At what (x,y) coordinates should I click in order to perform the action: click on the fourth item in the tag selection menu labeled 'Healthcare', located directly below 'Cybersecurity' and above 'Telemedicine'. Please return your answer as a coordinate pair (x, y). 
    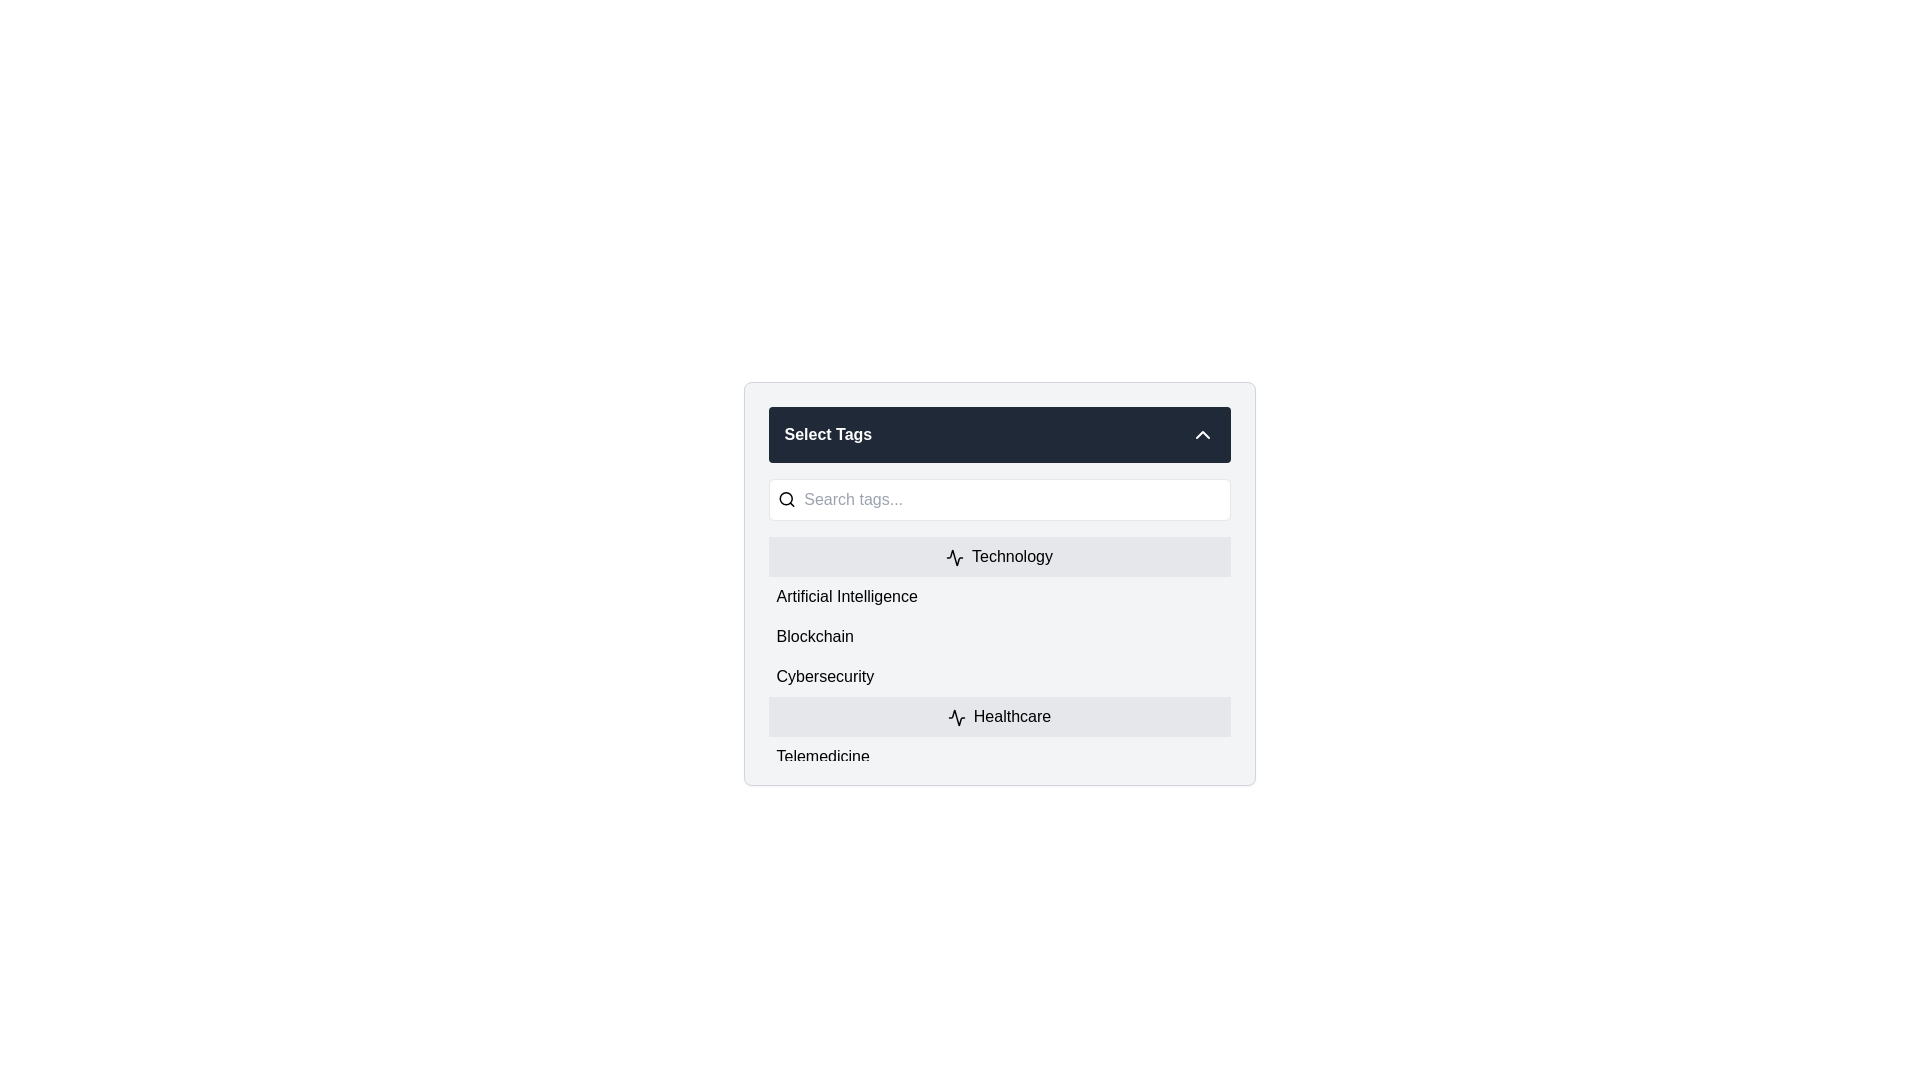
    Looking at the image, I should click on (999, 716).